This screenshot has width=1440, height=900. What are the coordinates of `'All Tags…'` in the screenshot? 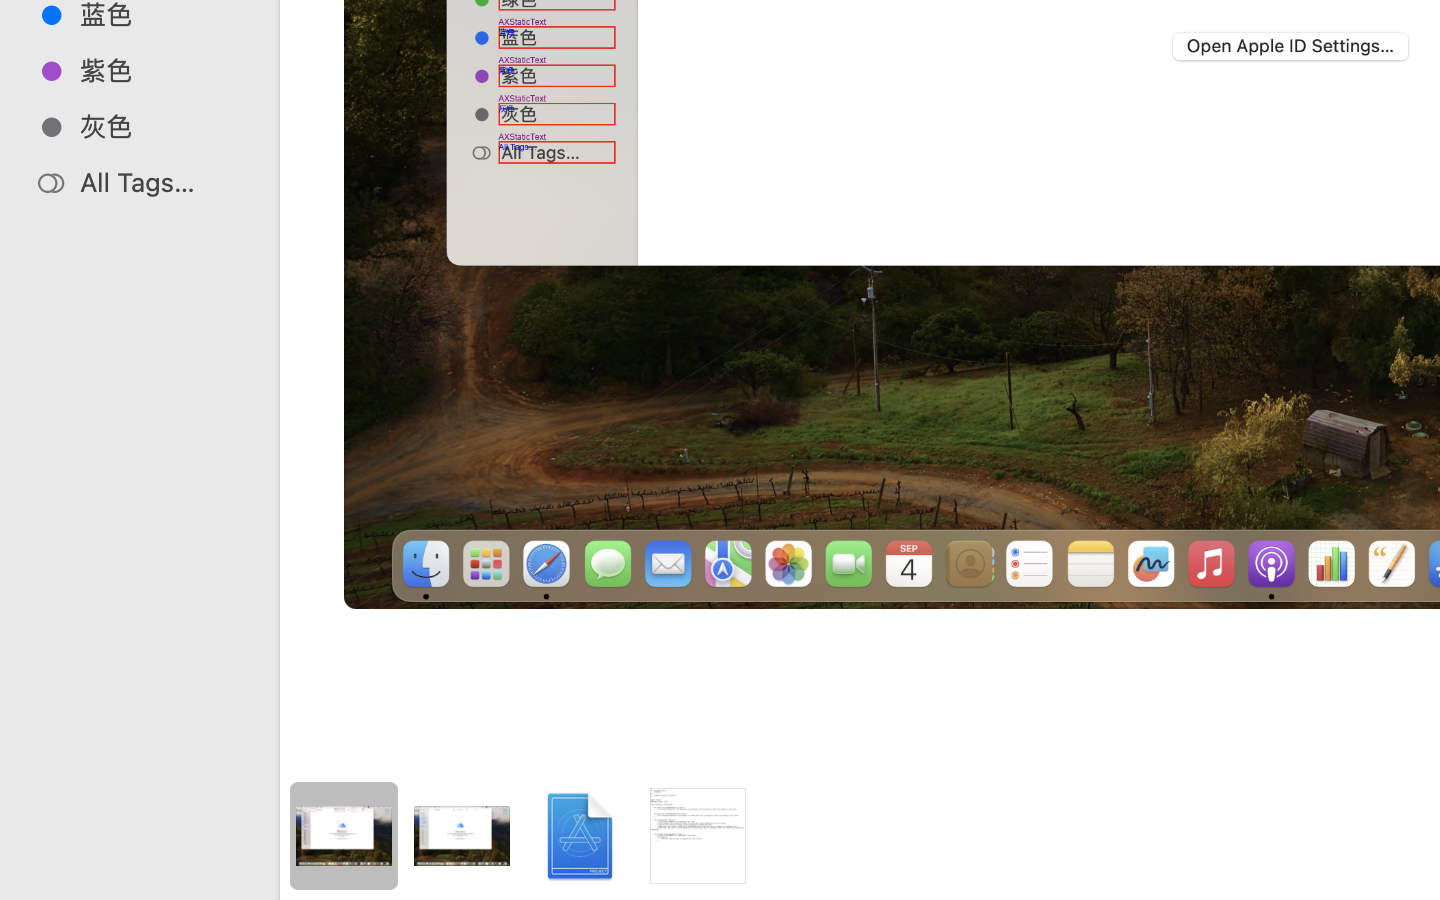 It's located at (159, 181).